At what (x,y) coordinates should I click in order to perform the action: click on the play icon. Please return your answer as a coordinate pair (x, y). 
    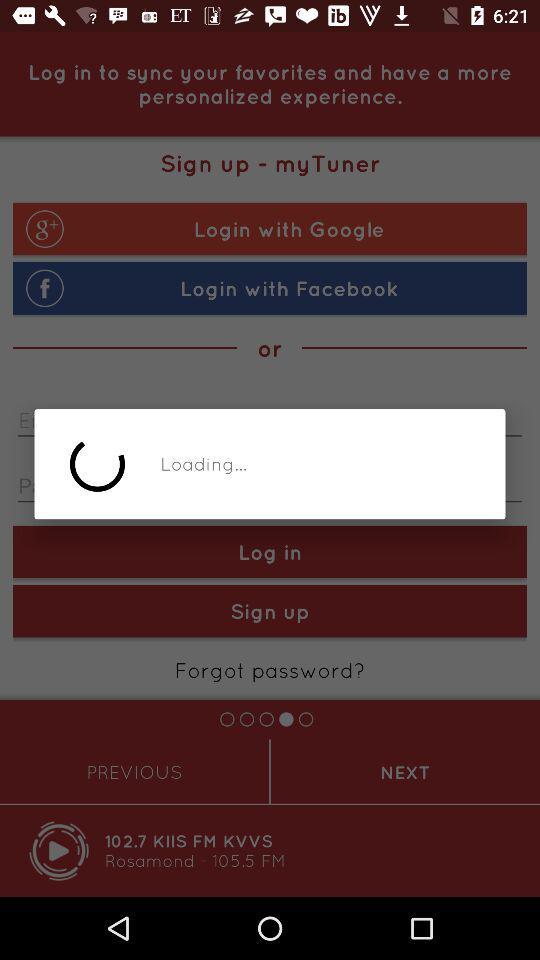
    Looking at the image, I should click on (59, 850).